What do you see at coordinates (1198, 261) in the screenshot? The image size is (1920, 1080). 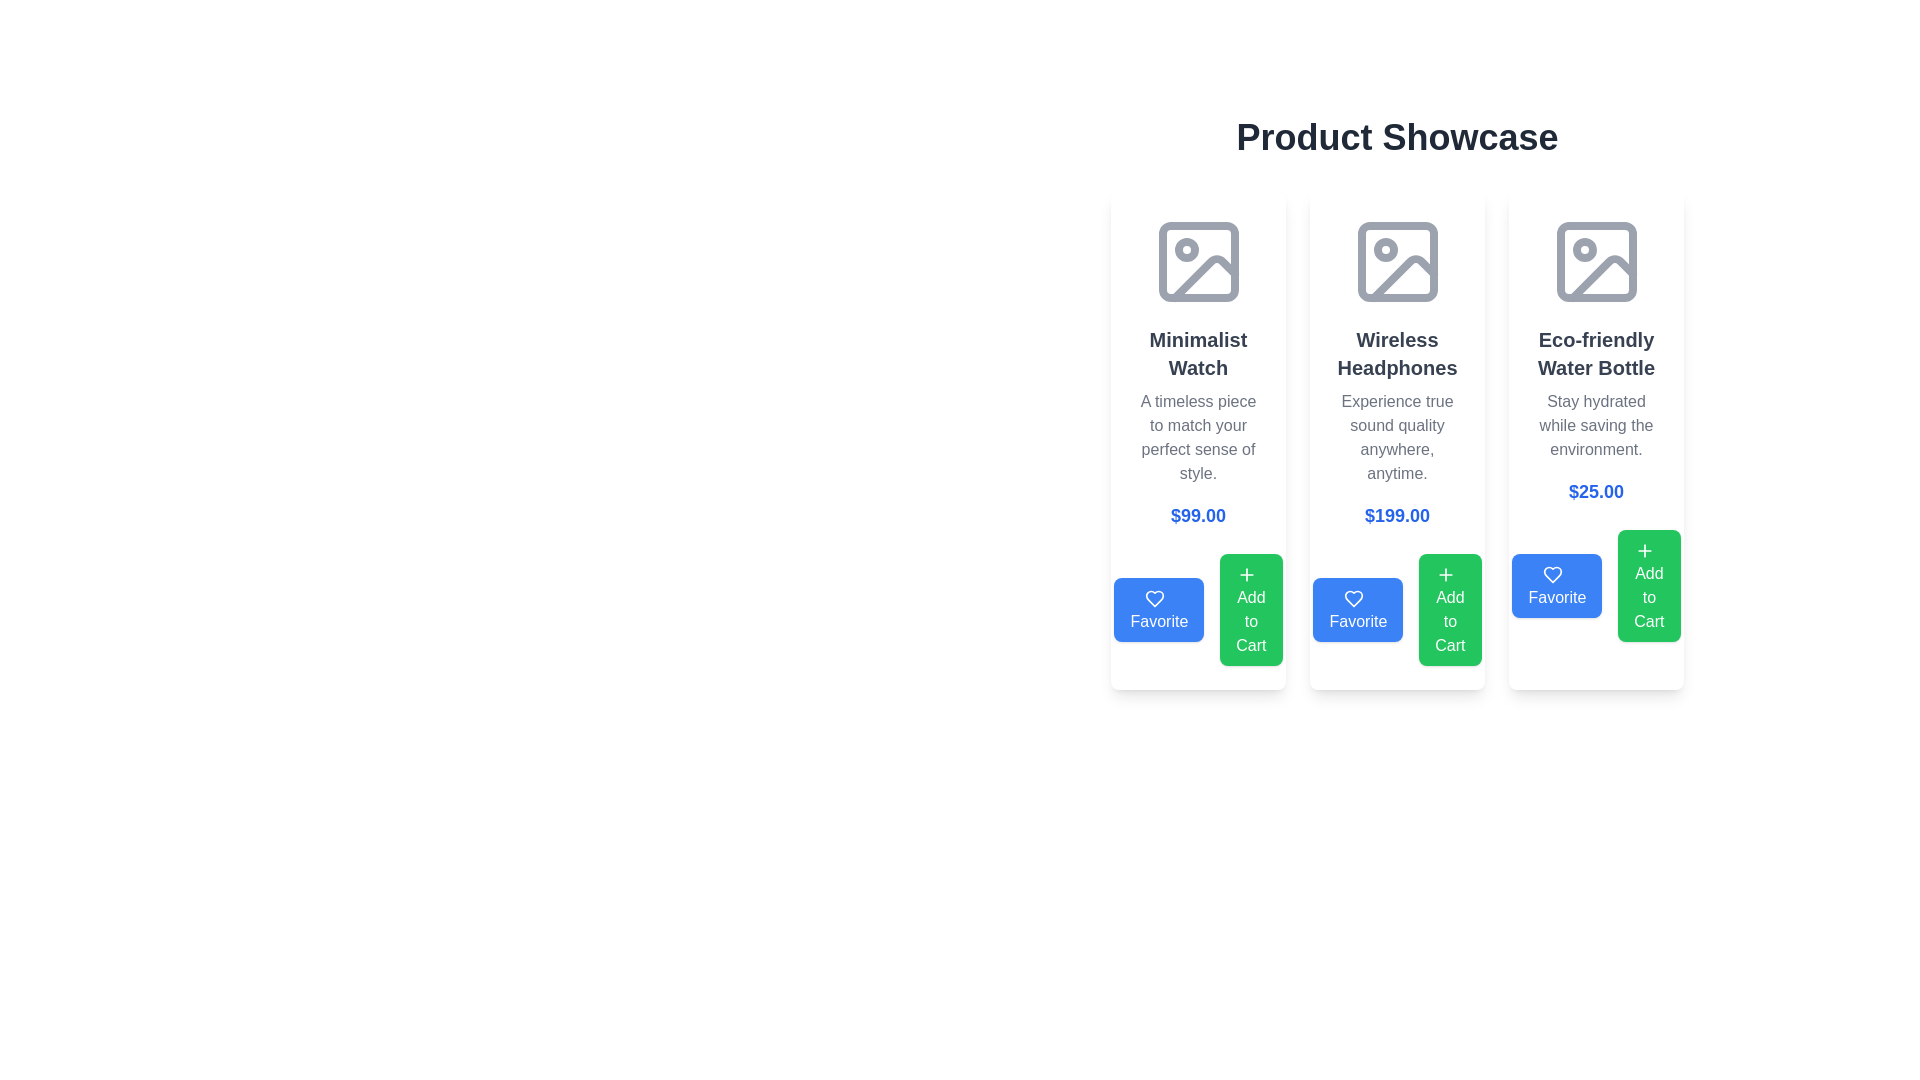 I see `the image placeholder icon representing the 'Minimalist Watch', positioned at the top of the card above the product's name and description` at bounding box center [1198, 261].